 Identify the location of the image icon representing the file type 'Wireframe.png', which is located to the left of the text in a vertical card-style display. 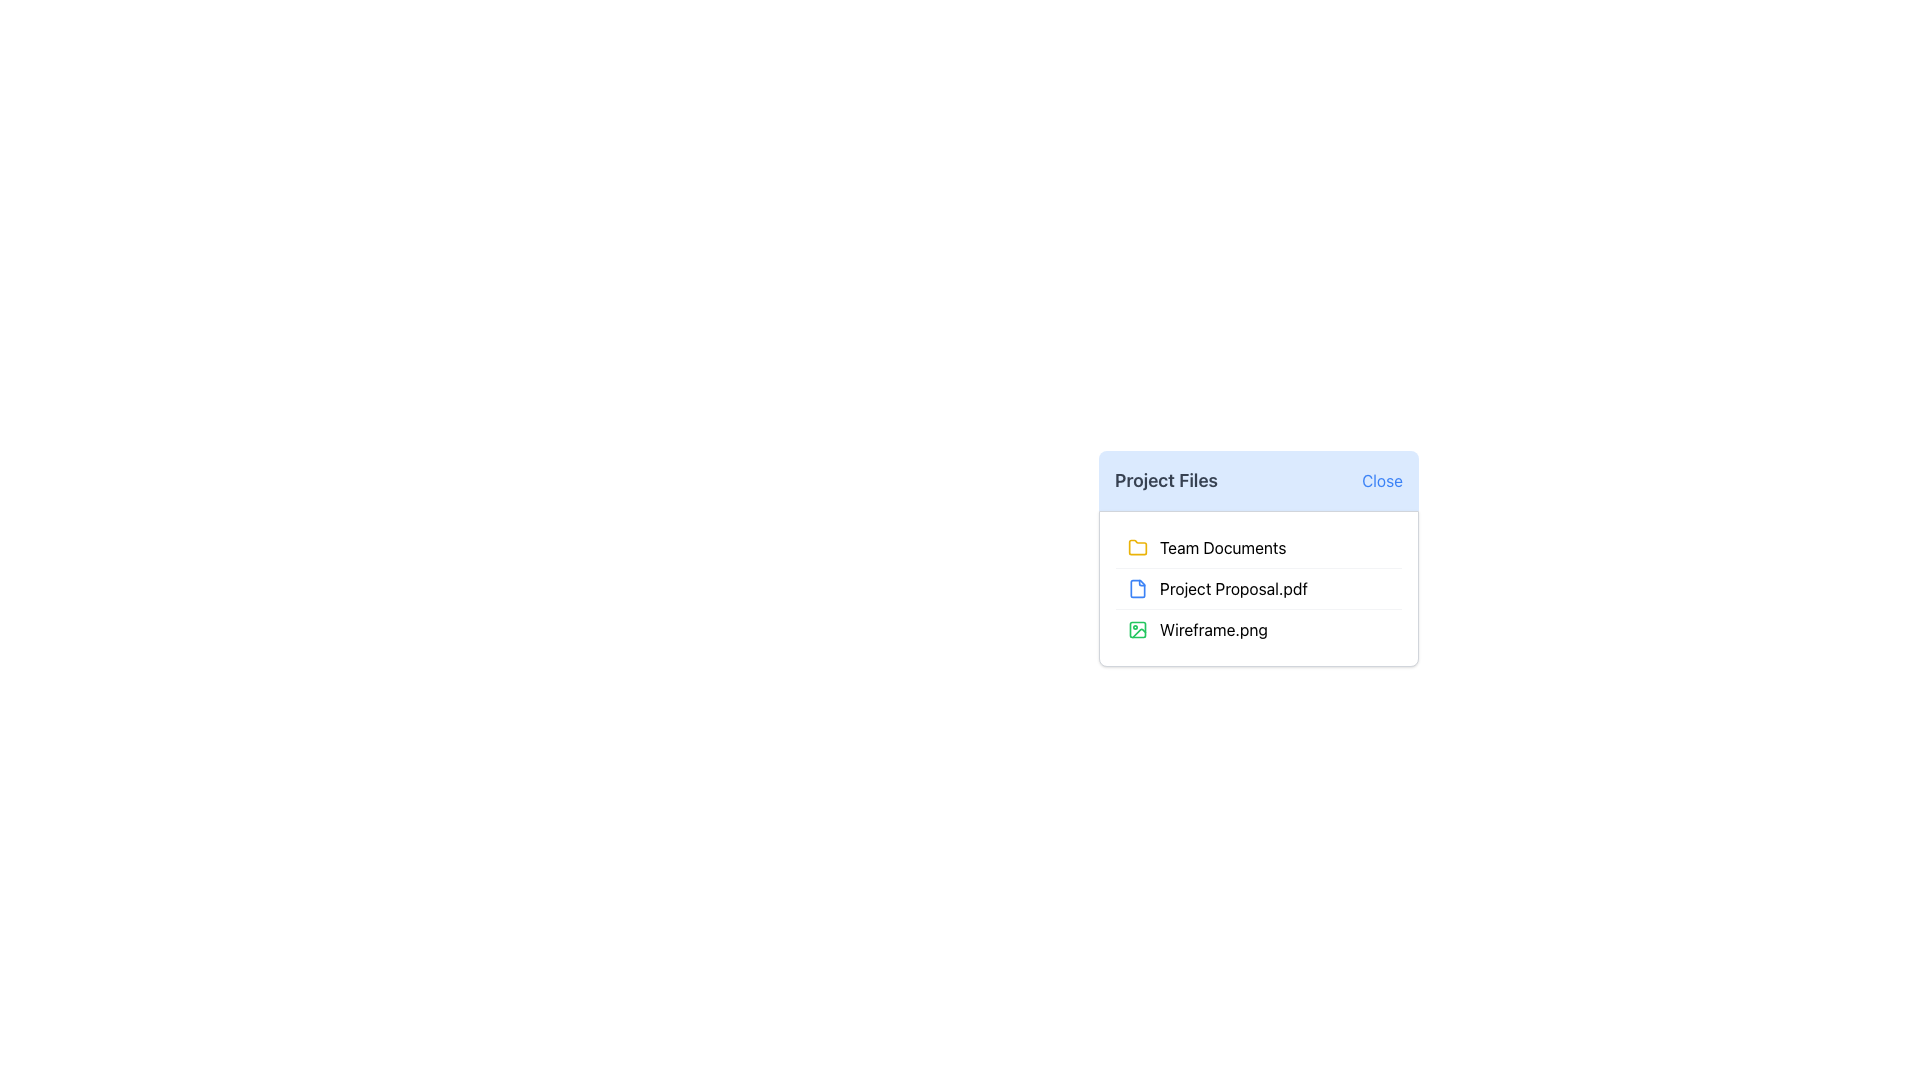
(1137, 628).